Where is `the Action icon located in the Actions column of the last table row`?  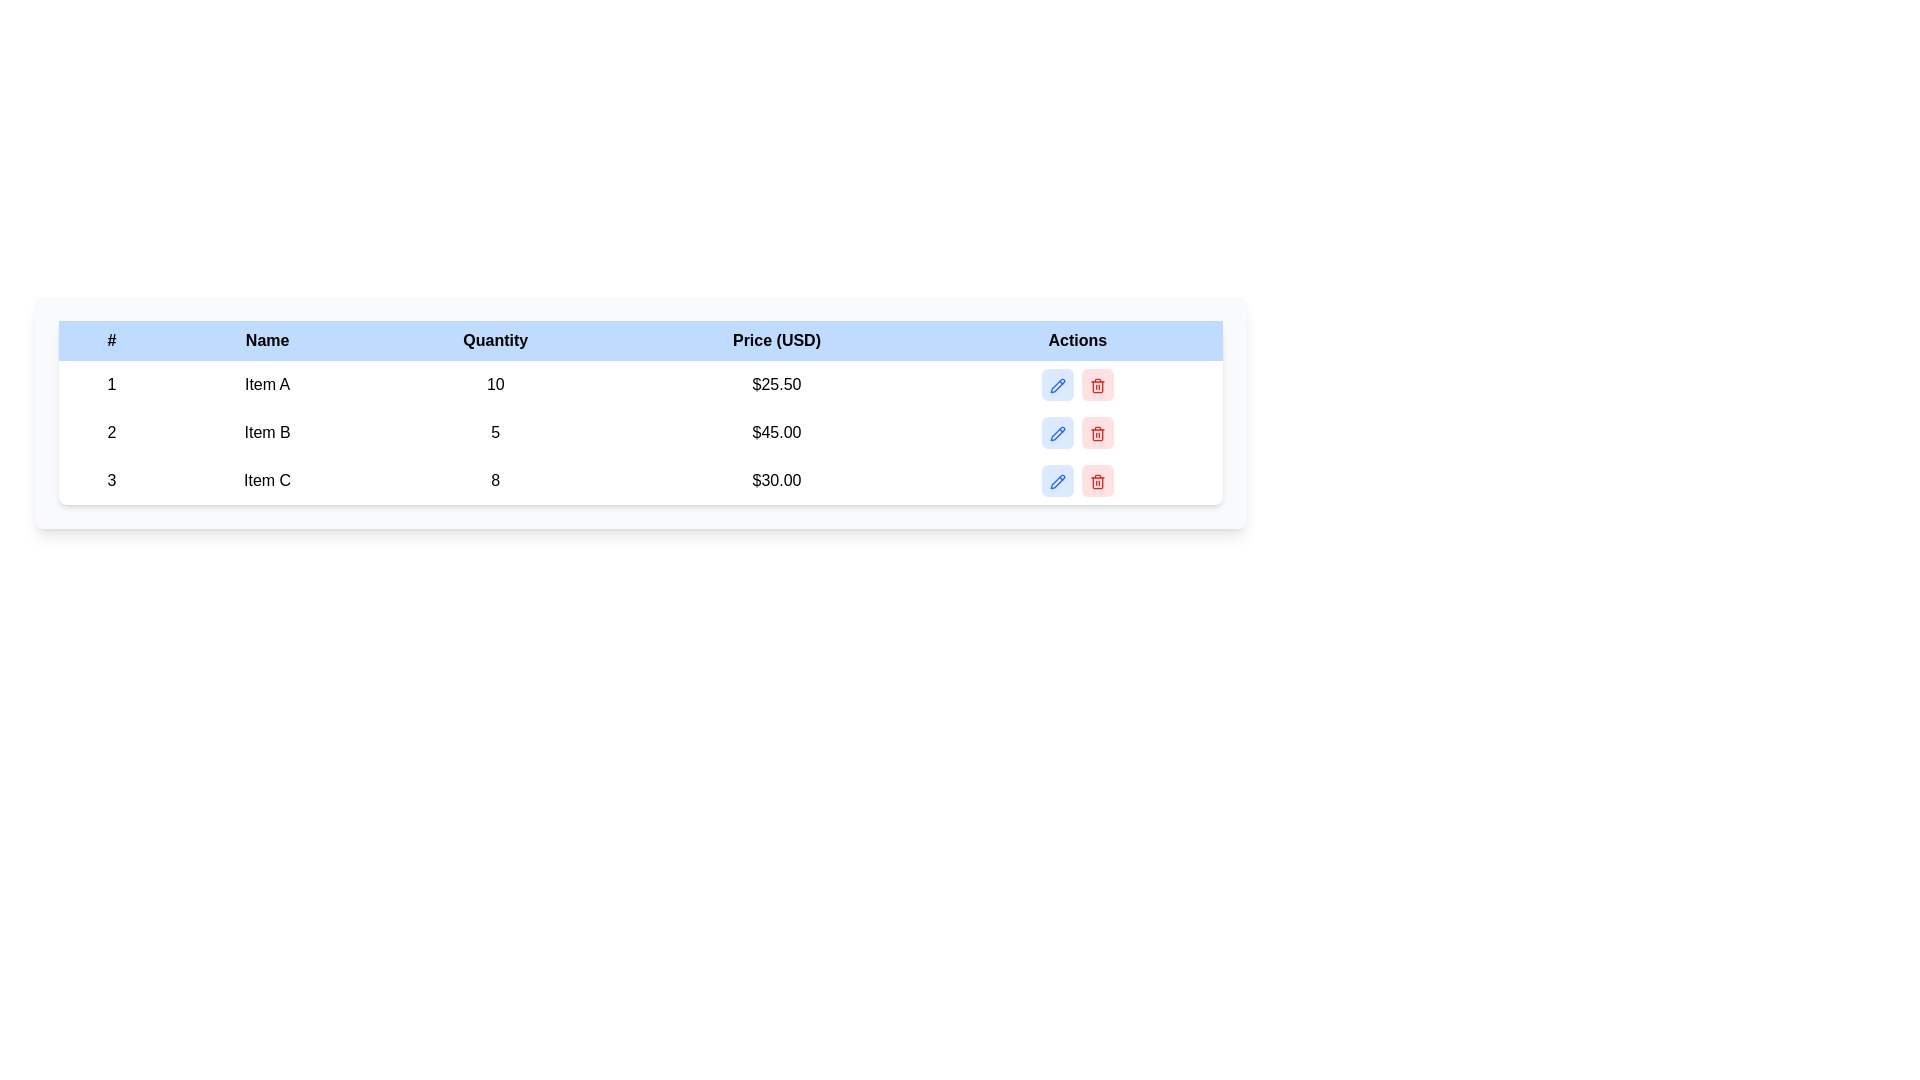 the Action icon located in the Actions column of the last table row is located at coordinates (1096, 481).